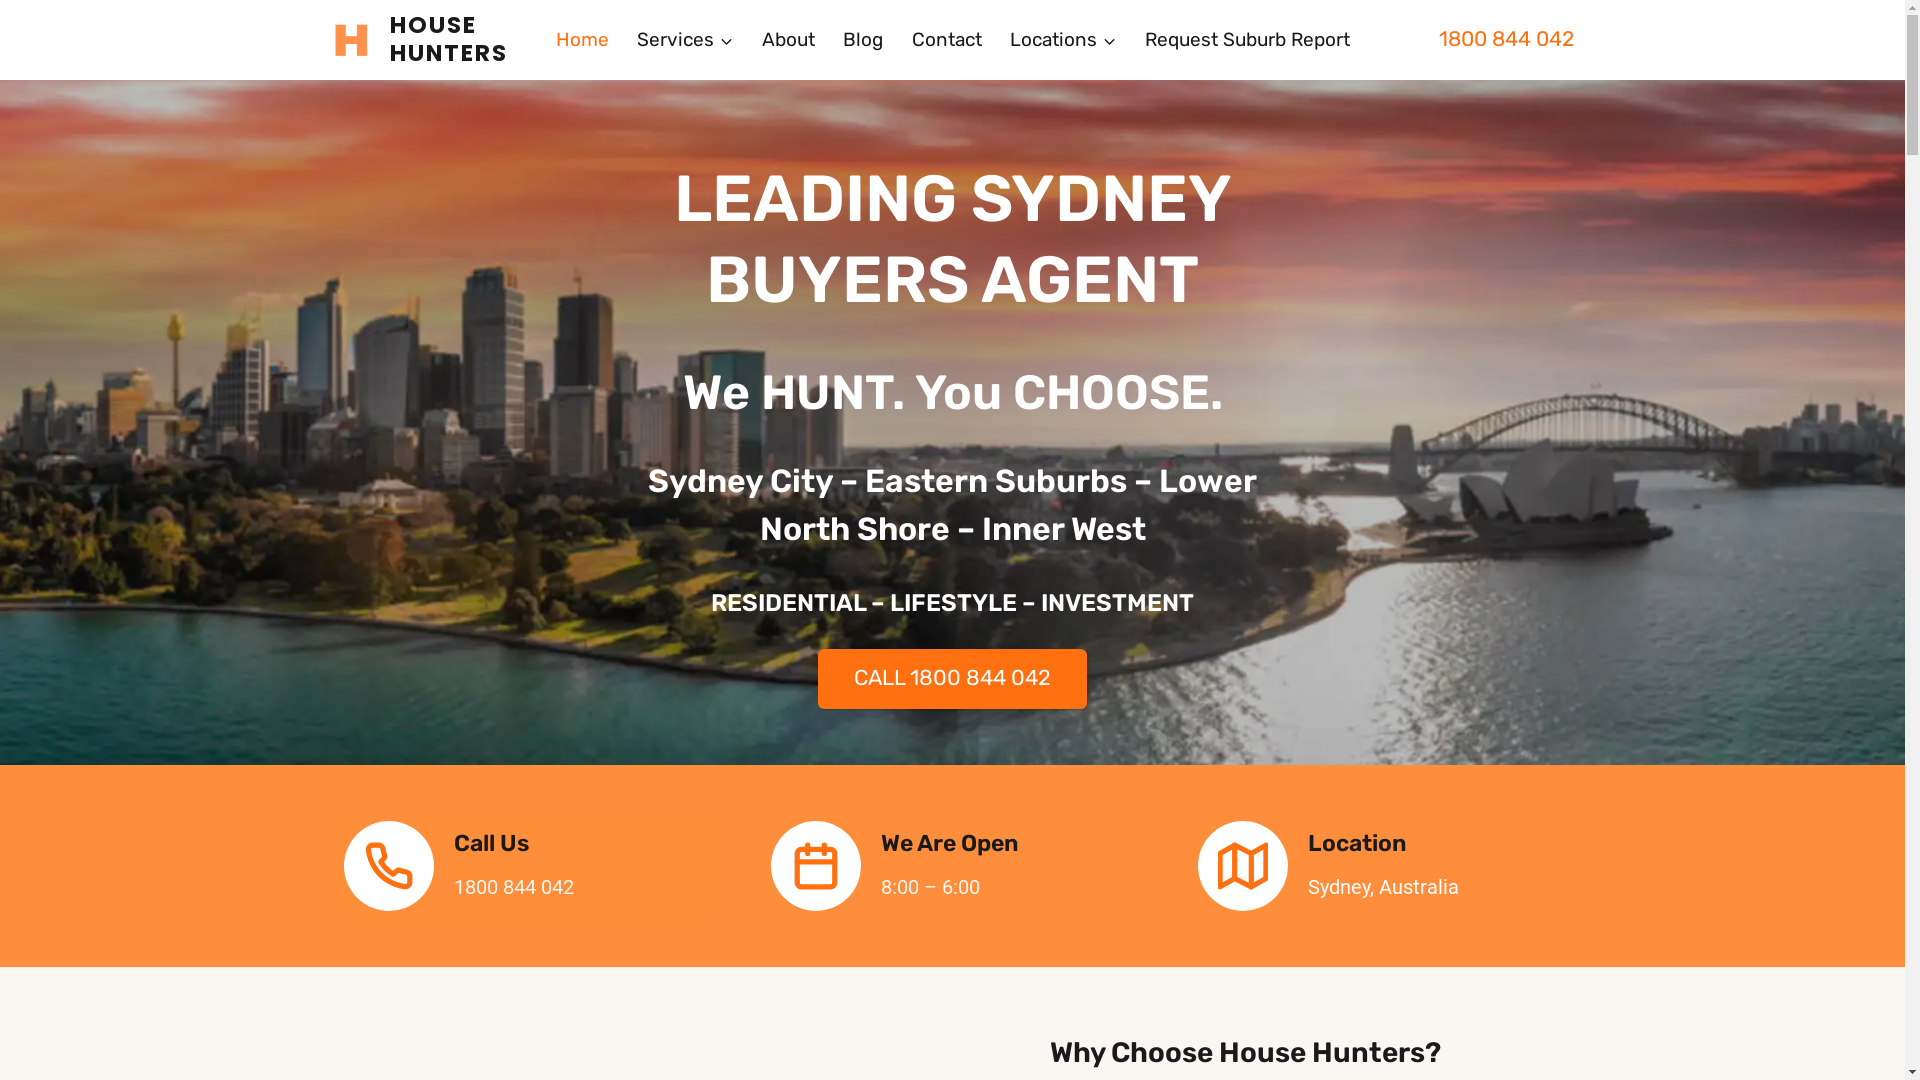 This screenshot has height=1080, width=1920. Describe the element at coordinates (1246, 39) in the screenshot. I see `'Request Suburb Report'` at that location.